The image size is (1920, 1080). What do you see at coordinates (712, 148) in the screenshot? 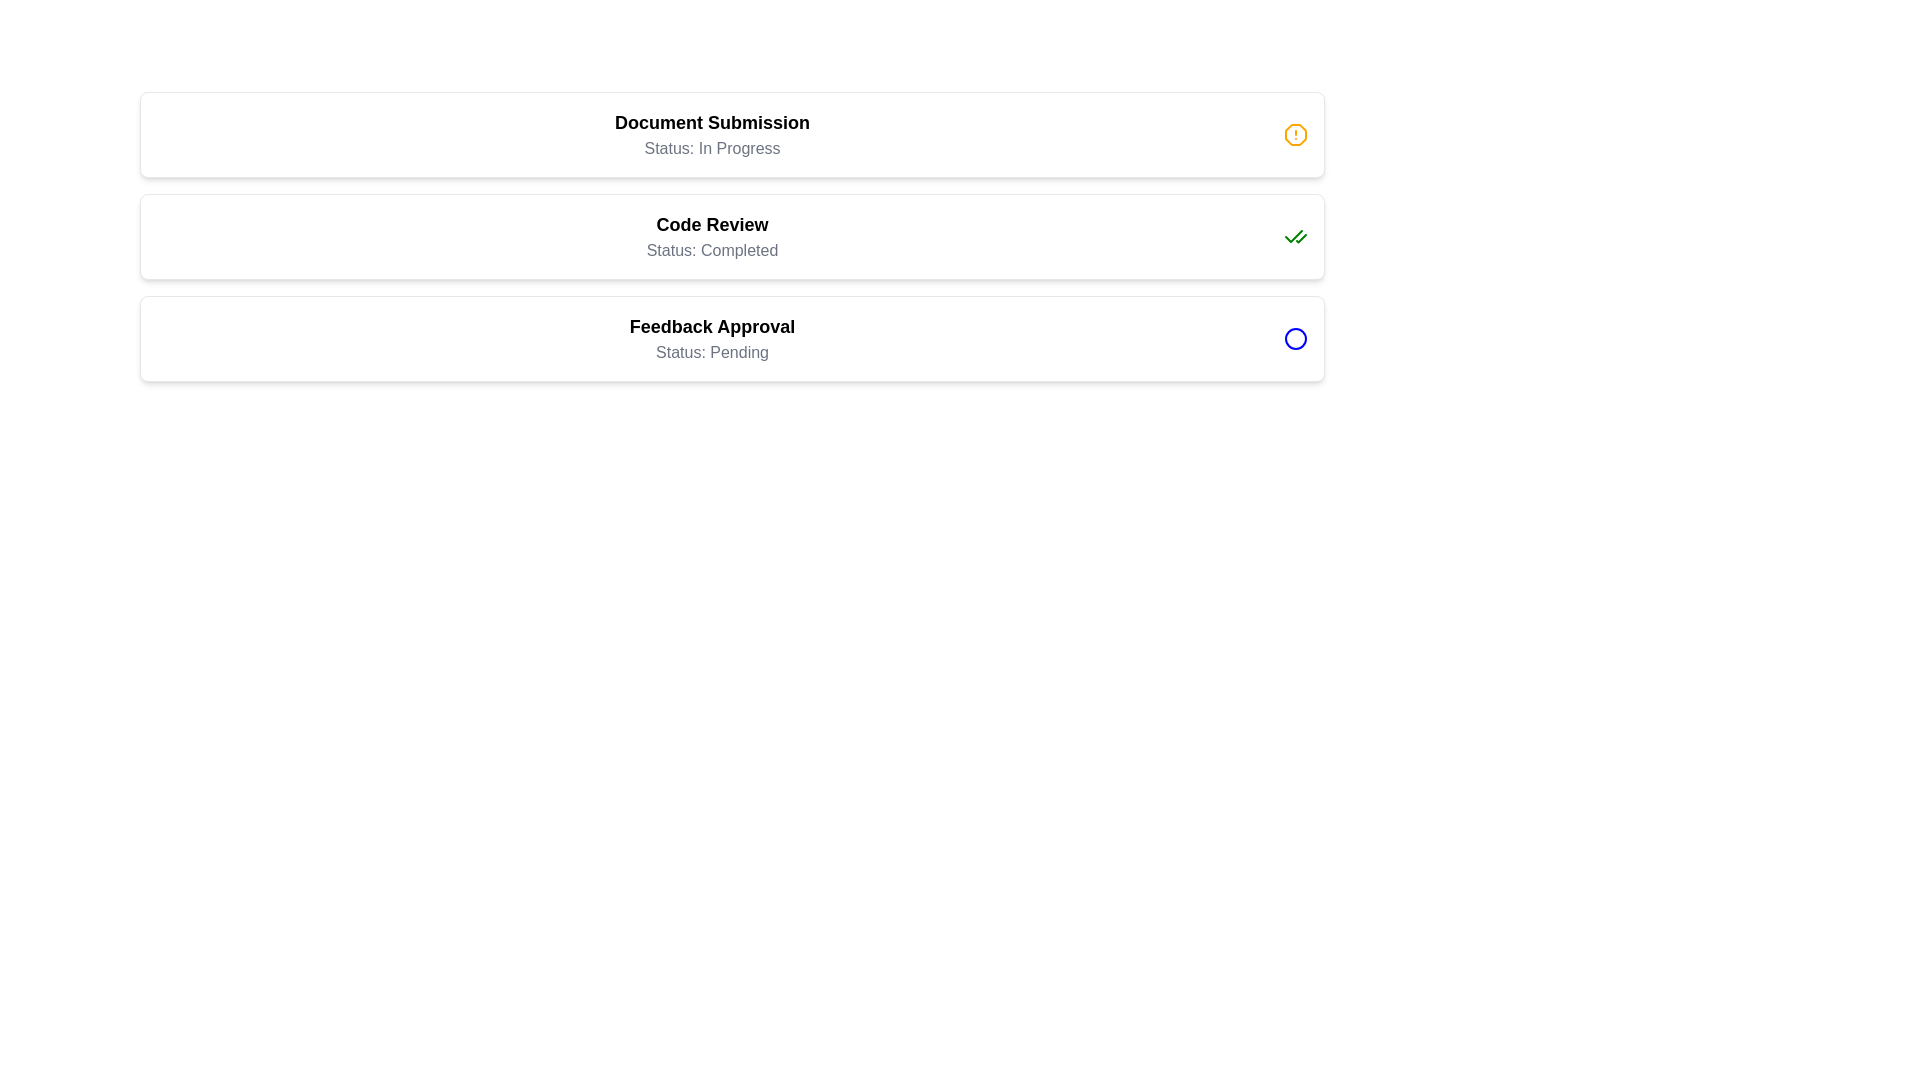
I see `the Text label that indicates the current status of the 'Document Submission' task, which is 'In Progress', positioned directly below the heading 'Document Submission' in the top card` at bounding box center [712, 148].